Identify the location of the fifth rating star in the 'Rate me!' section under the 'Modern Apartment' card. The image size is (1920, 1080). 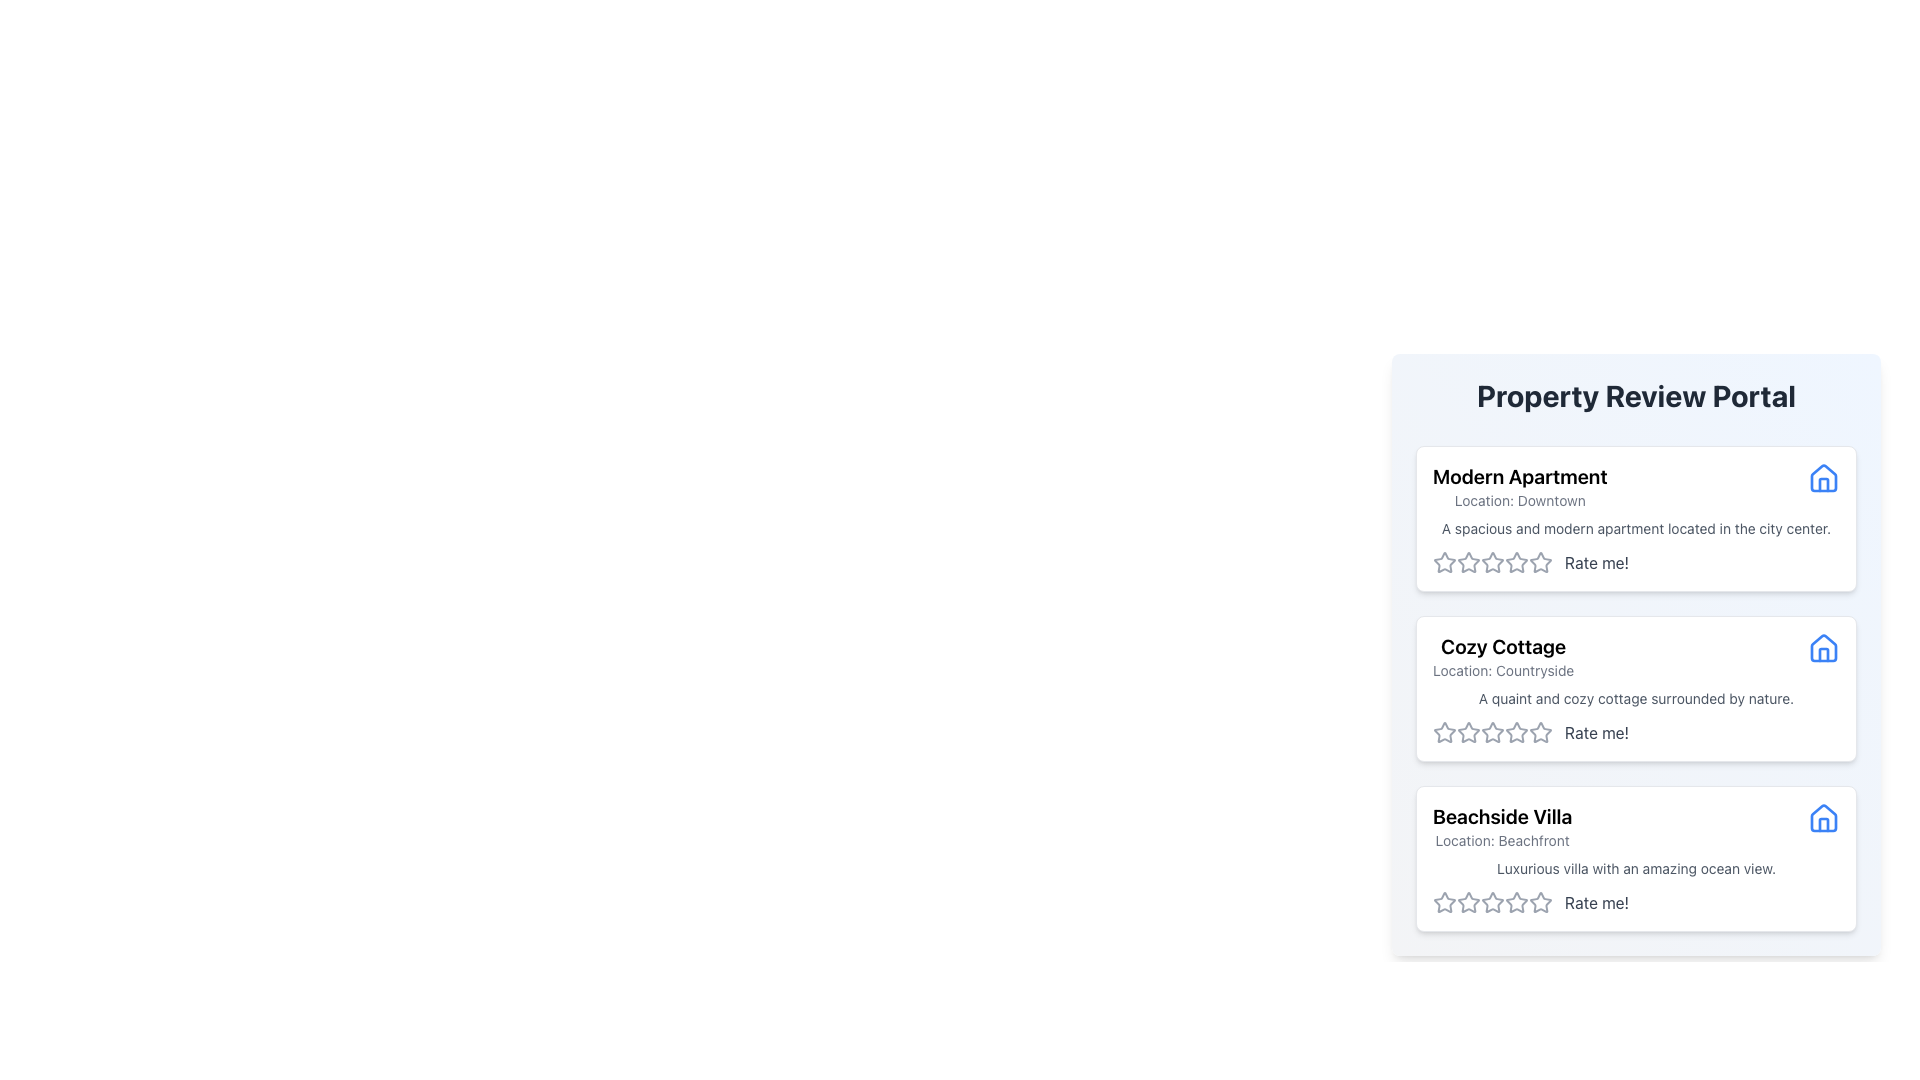
(1539, 563).